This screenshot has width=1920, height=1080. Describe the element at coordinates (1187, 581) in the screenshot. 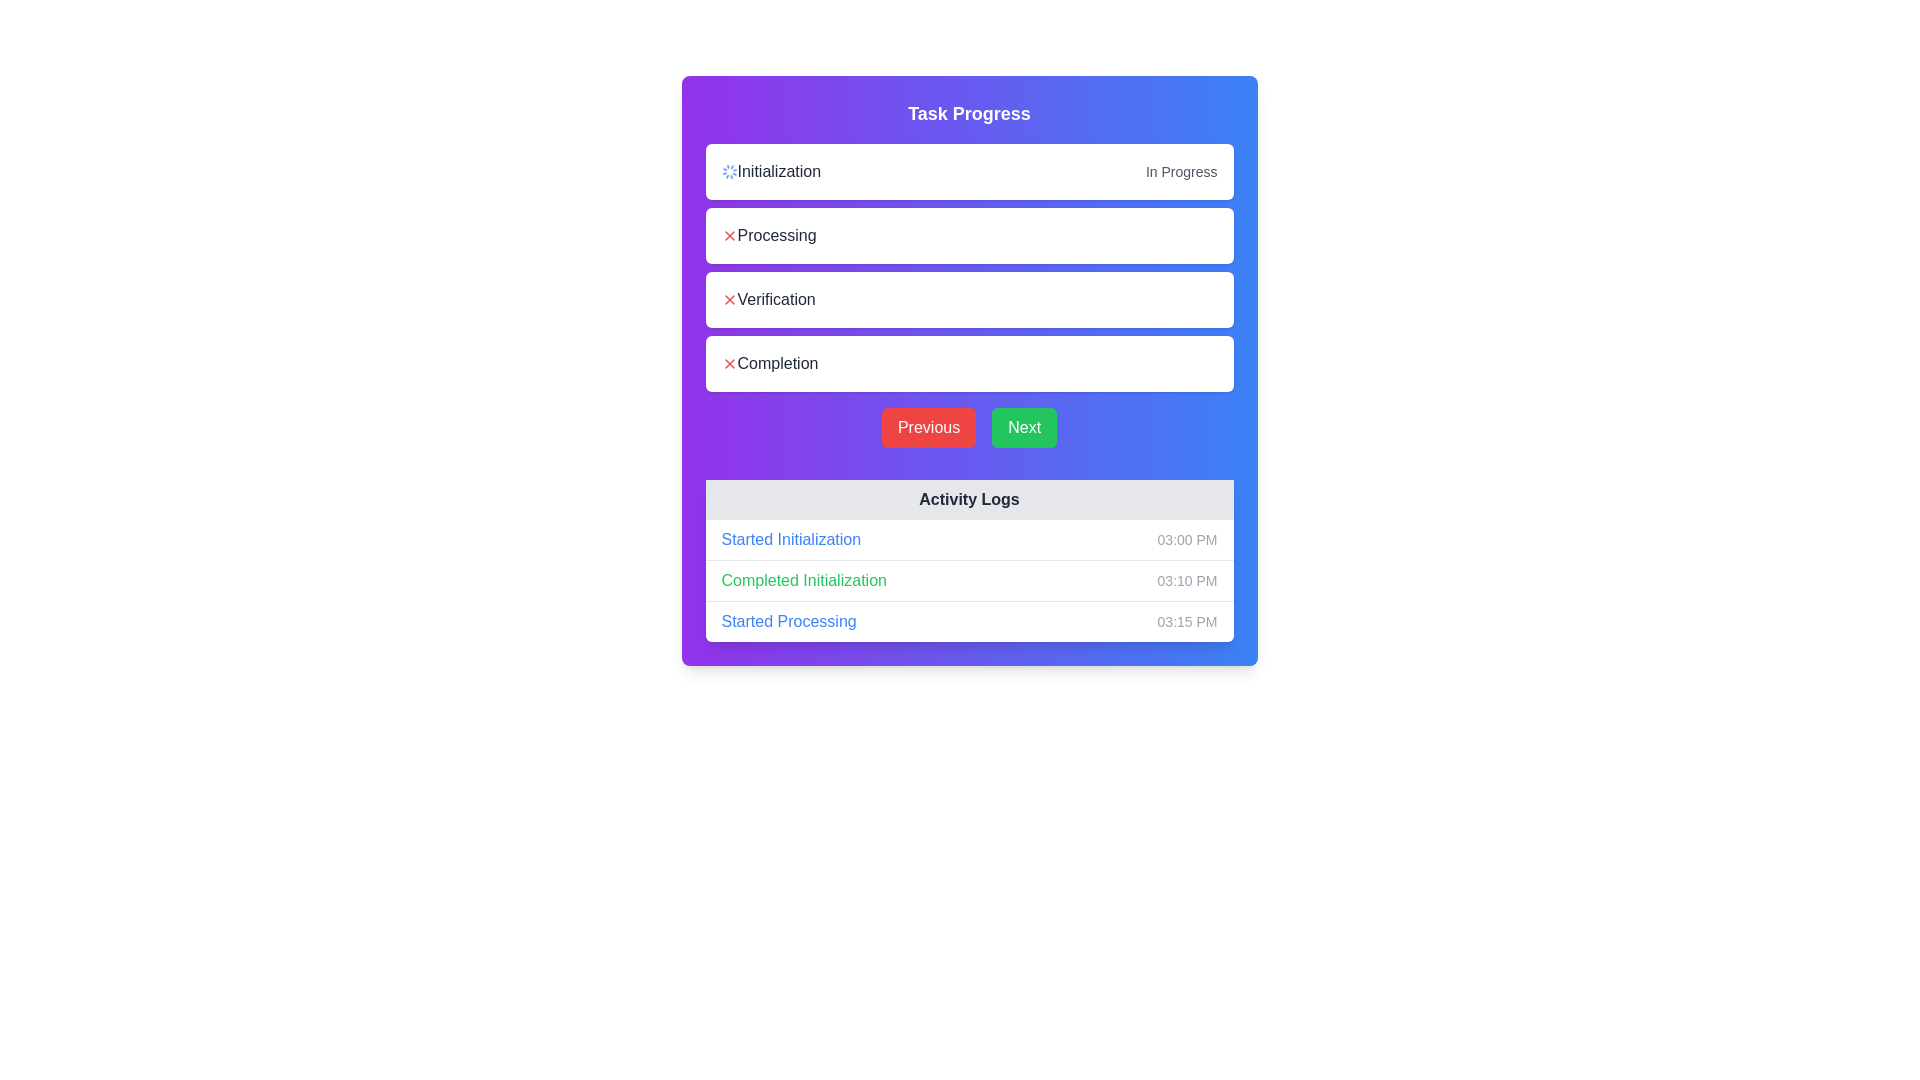

I see `the timestamp text label indicating 'Completed Initialization' located in the 'Activity Logs' section, positioned between '03:00 PM' and '03:15 PM'` at that location.